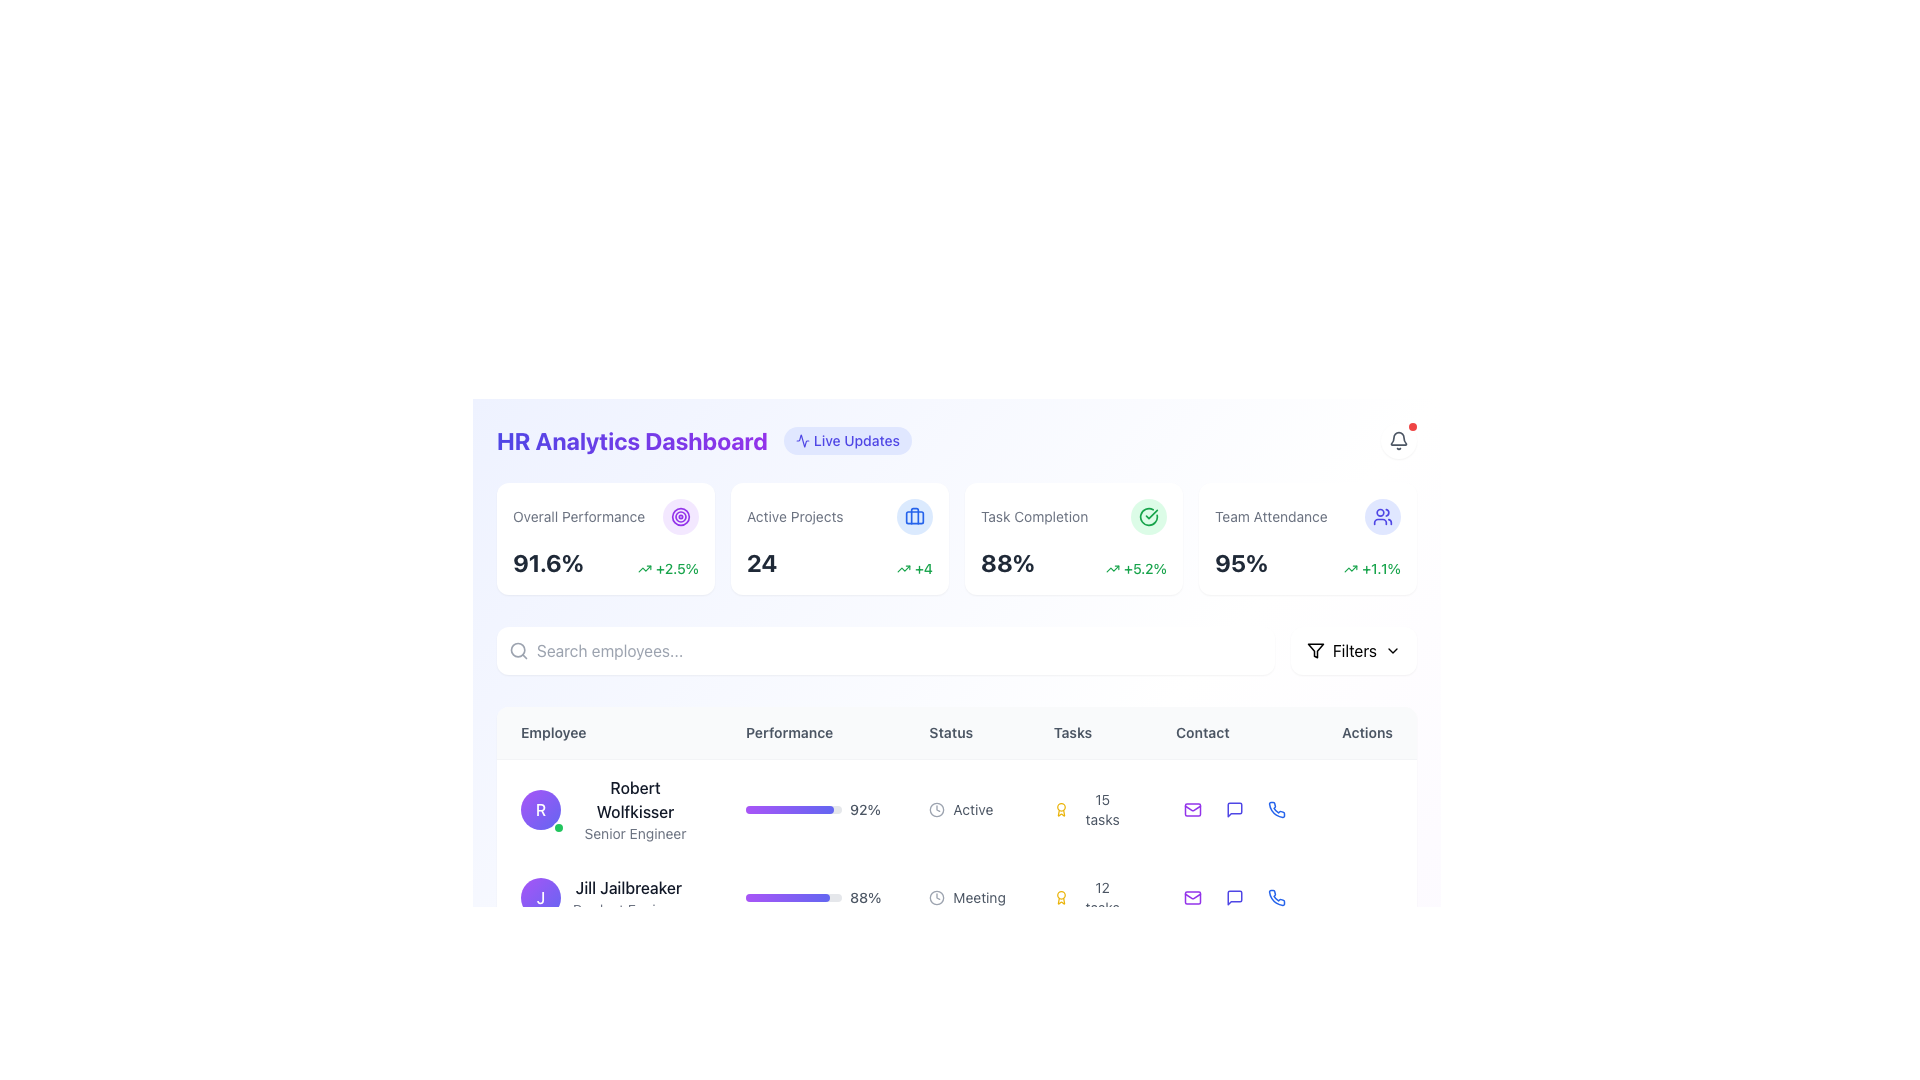 The height and width of the screenshot is (1080, 1920). What do you see at coordinates (1193, 897) in the screenshot?
I see `the purple envelope icon button located in the 'Actions' column of the data table, positioned in the third slot of the second row` at bounding box center [1193, 897].